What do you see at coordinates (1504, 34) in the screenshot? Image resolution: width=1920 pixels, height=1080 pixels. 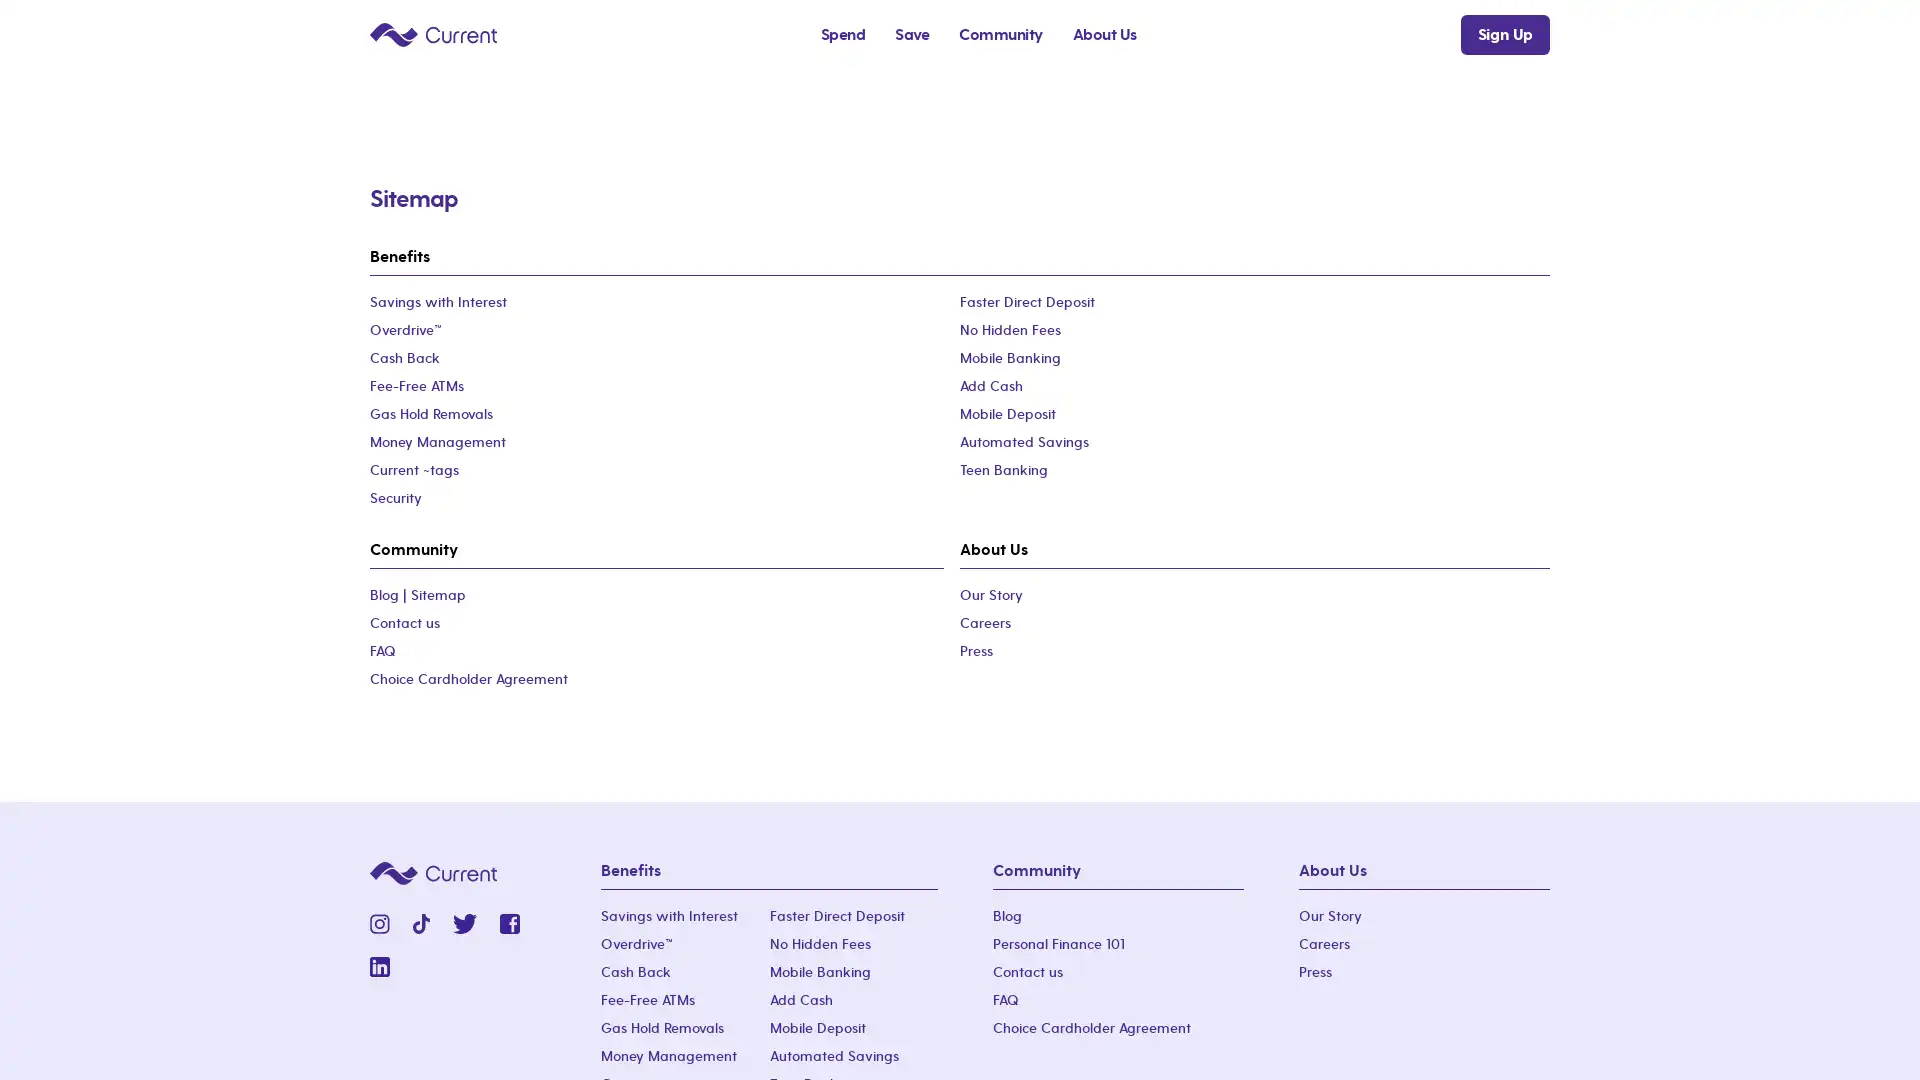 I see `Sign Up` at bounding box center [1504, 34].